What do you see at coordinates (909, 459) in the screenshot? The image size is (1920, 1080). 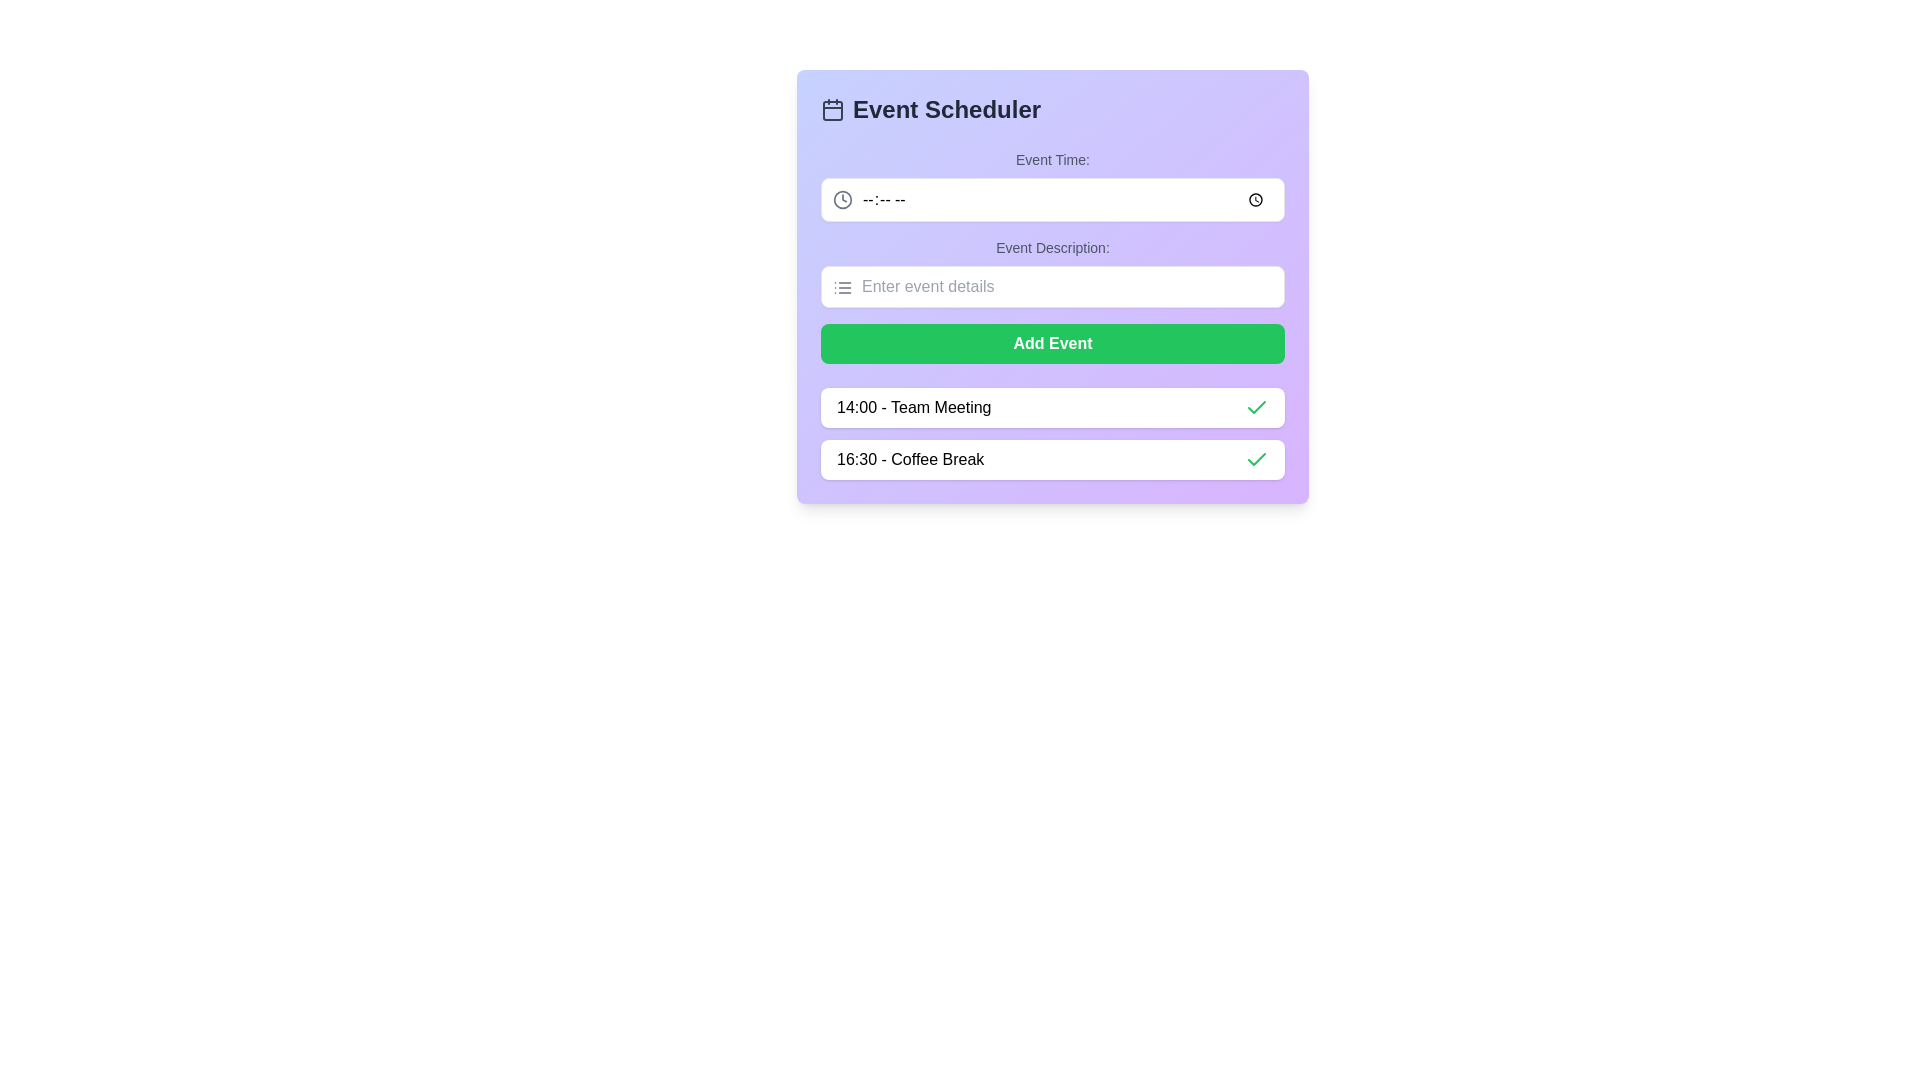 I see `the Text label displaying the time and title of an event scheduled` at bounding box center [909, 459].